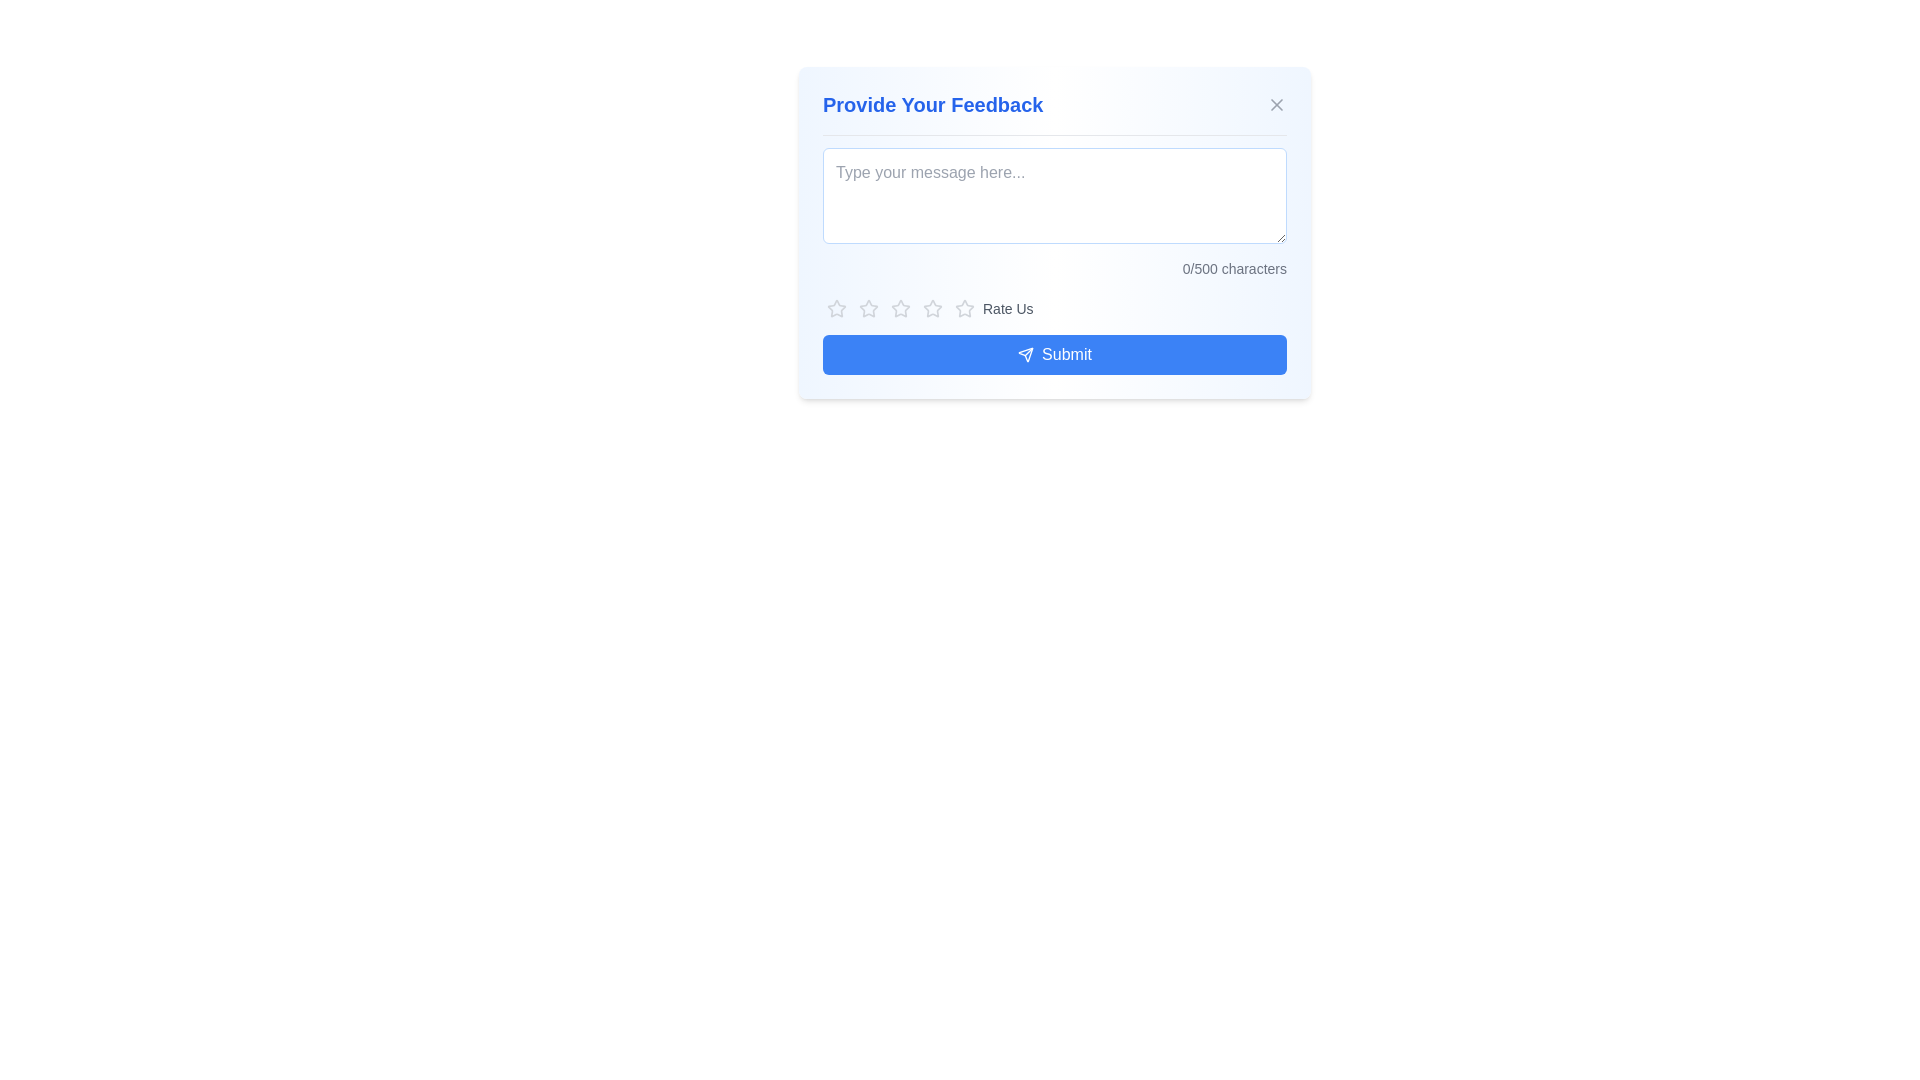 This screenshot has width=1920, height=1080. I want to click on the fifth star icon in the horizontal sequence of rating options, so click(964, 308).